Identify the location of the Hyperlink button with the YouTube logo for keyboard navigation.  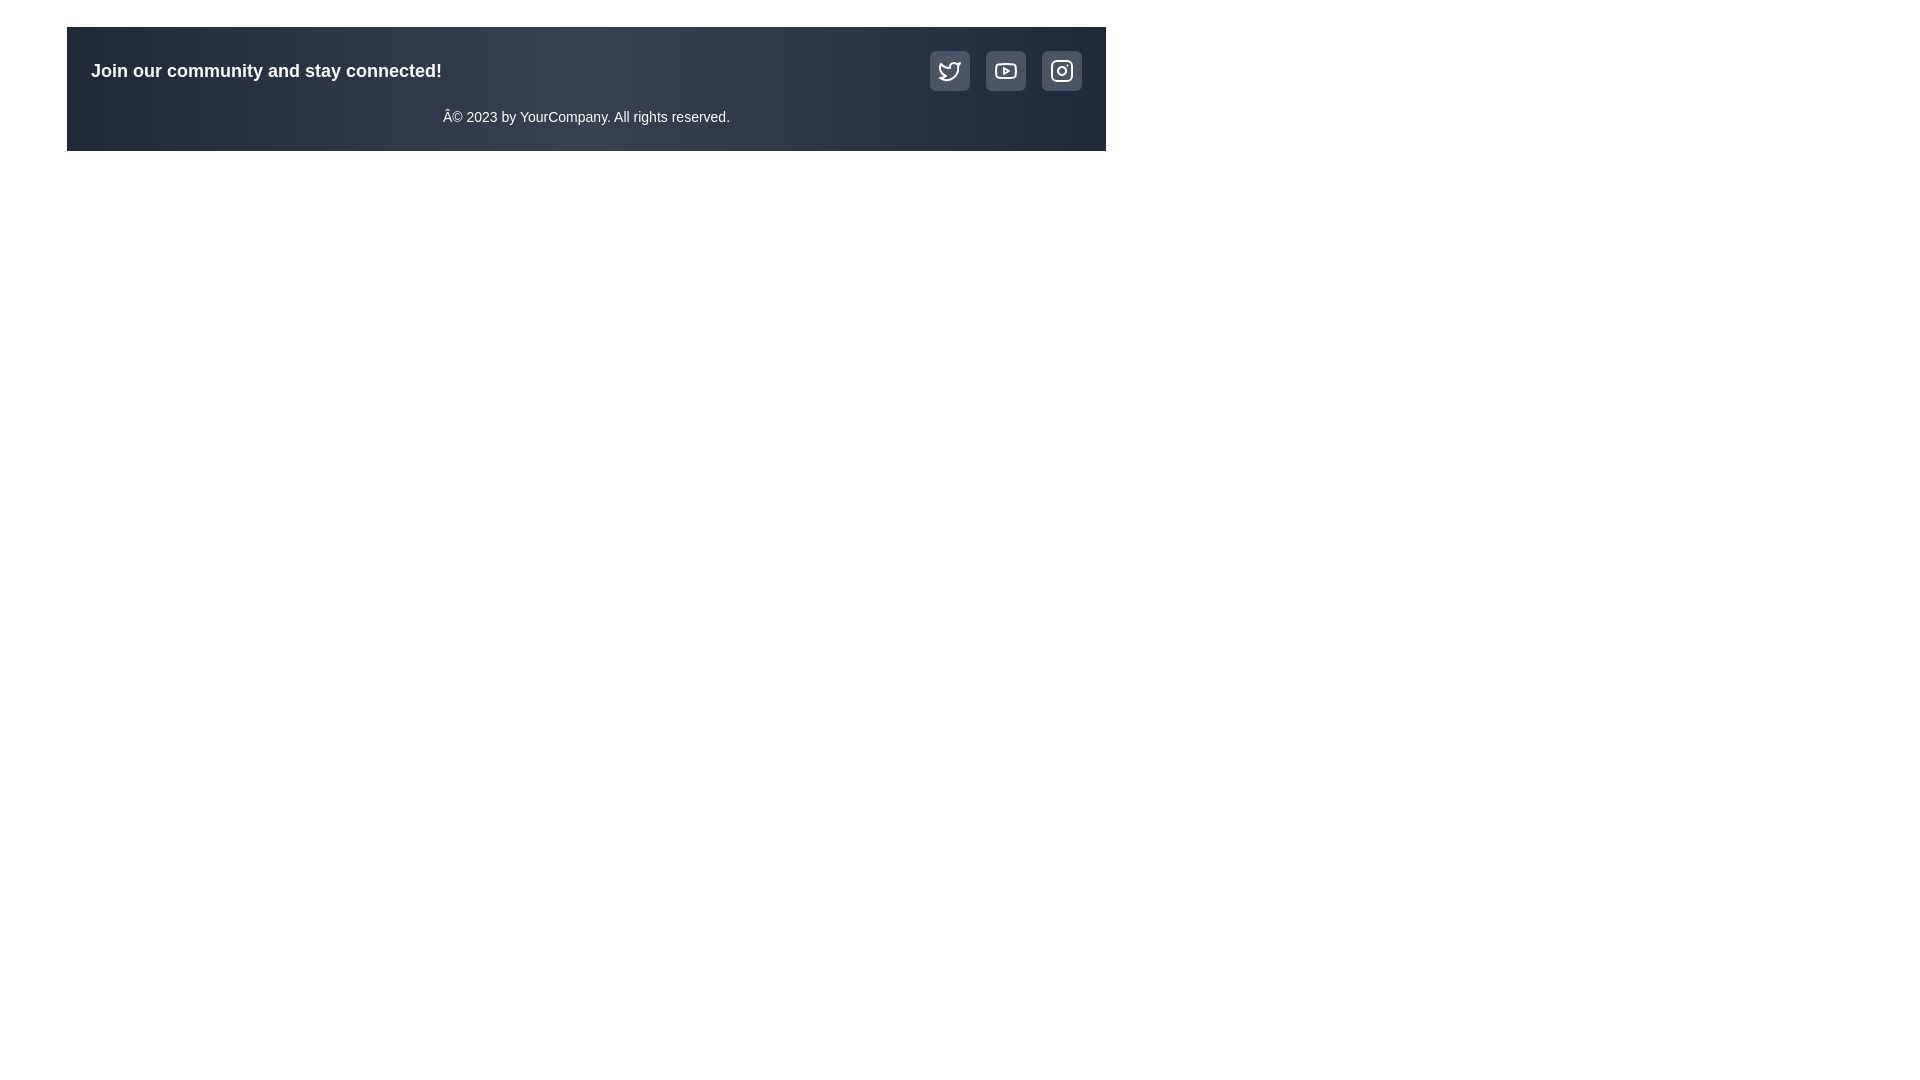
(1006, 69).